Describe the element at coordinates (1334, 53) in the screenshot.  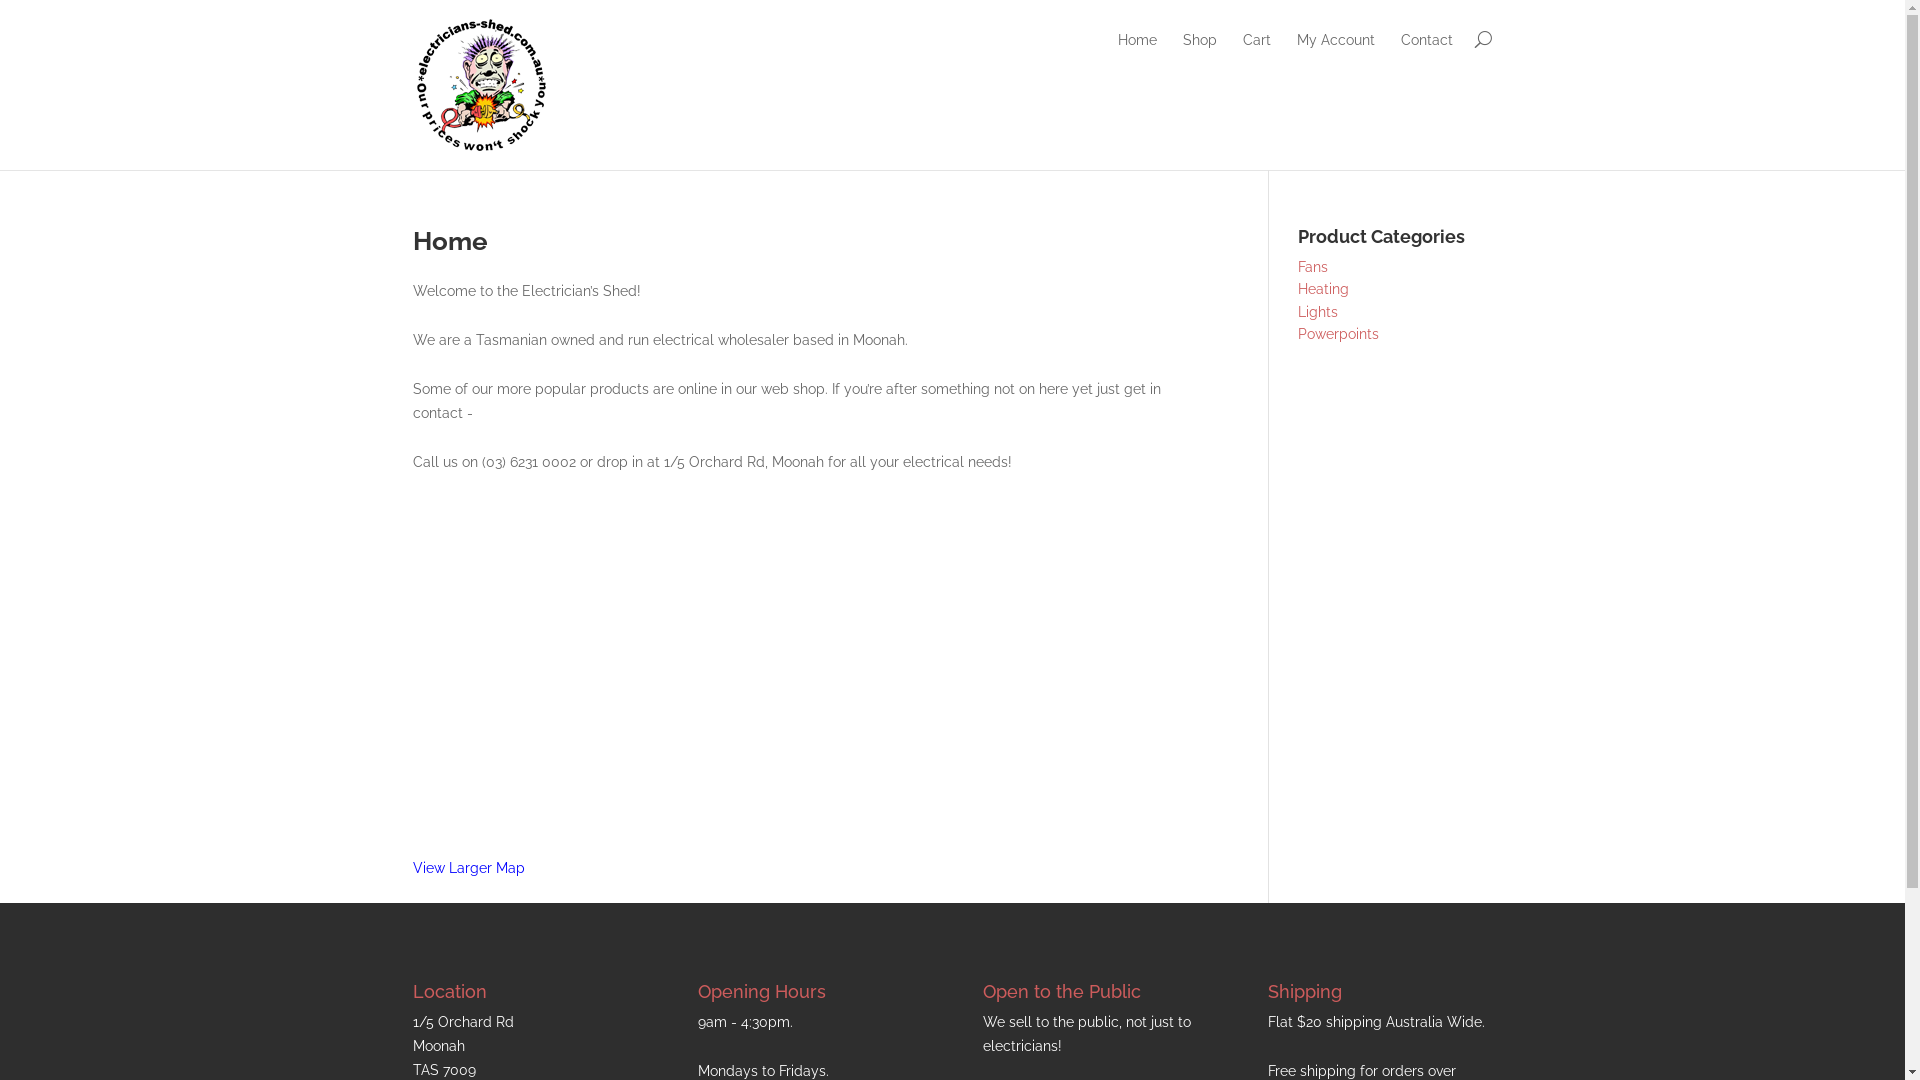
I see `'My Account'` at that location.